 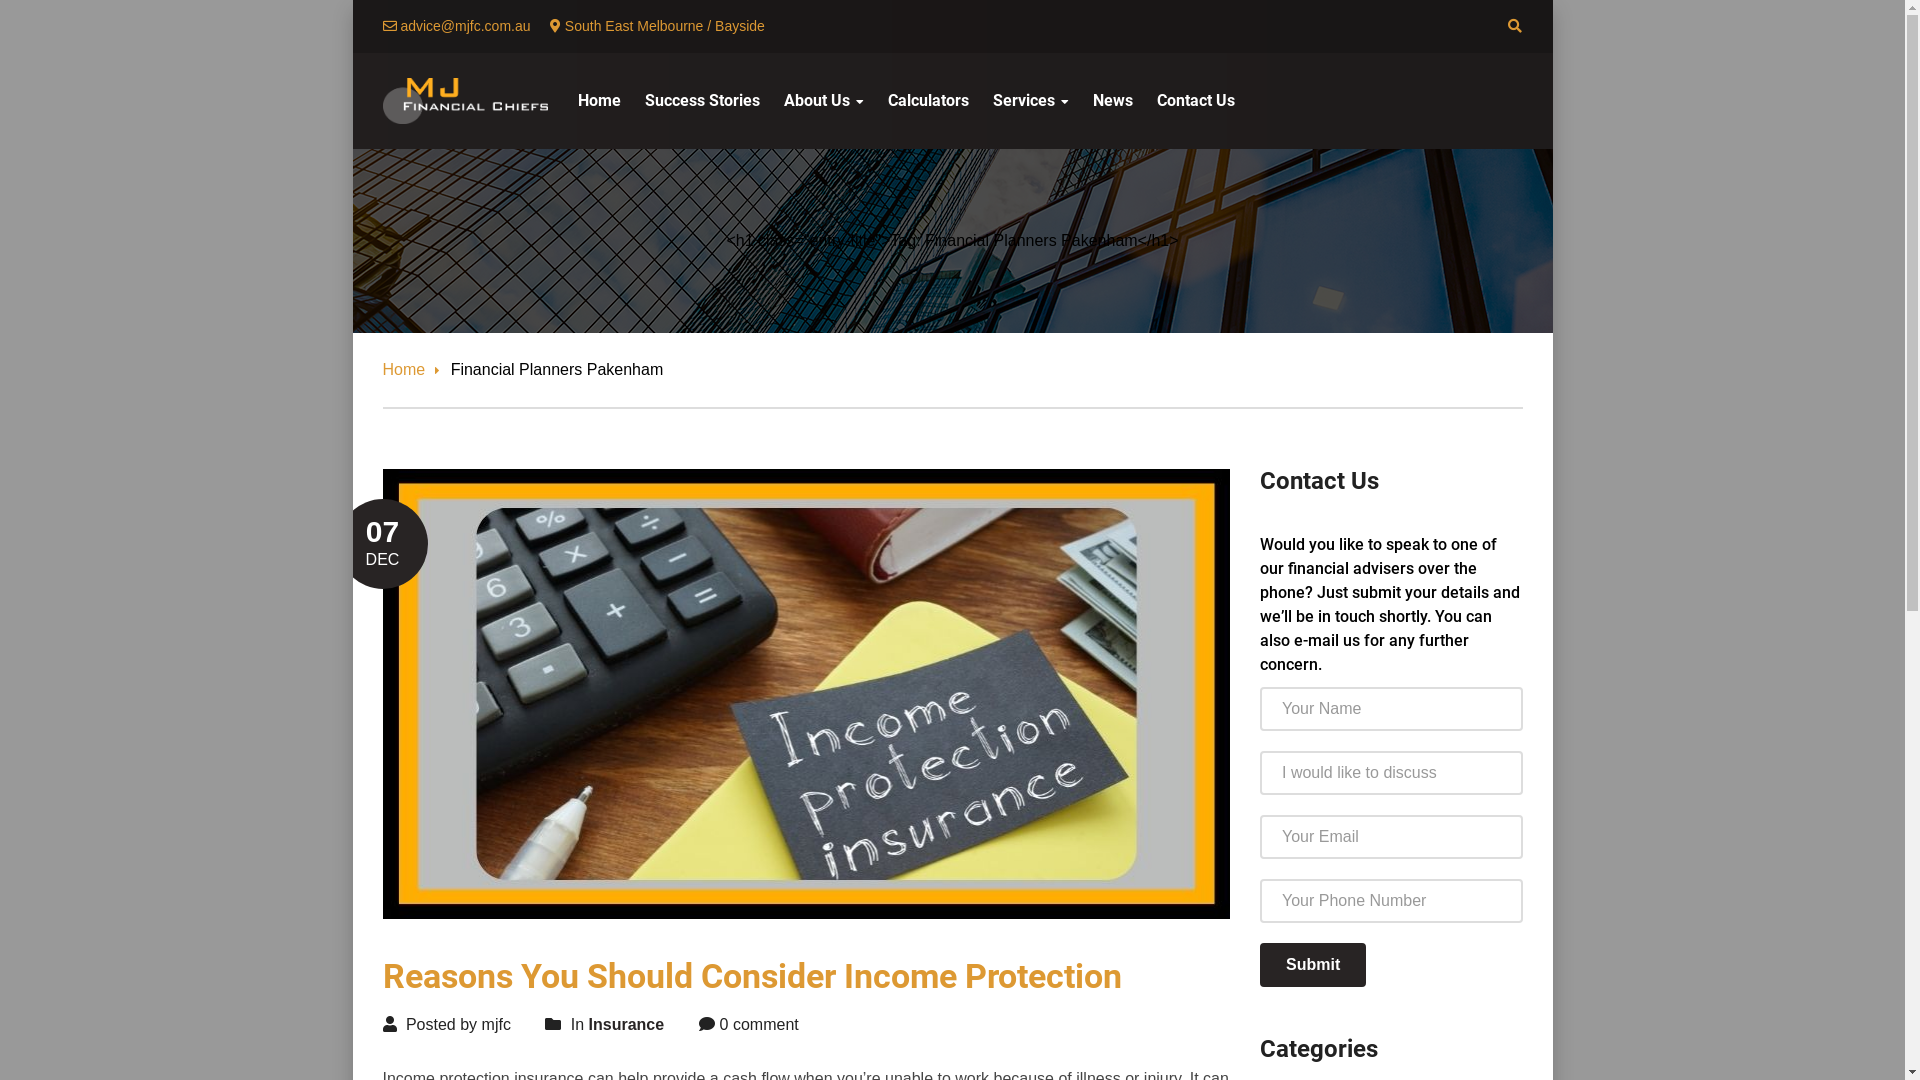 I want to click on 'About Us', so click(x=824, y=100).